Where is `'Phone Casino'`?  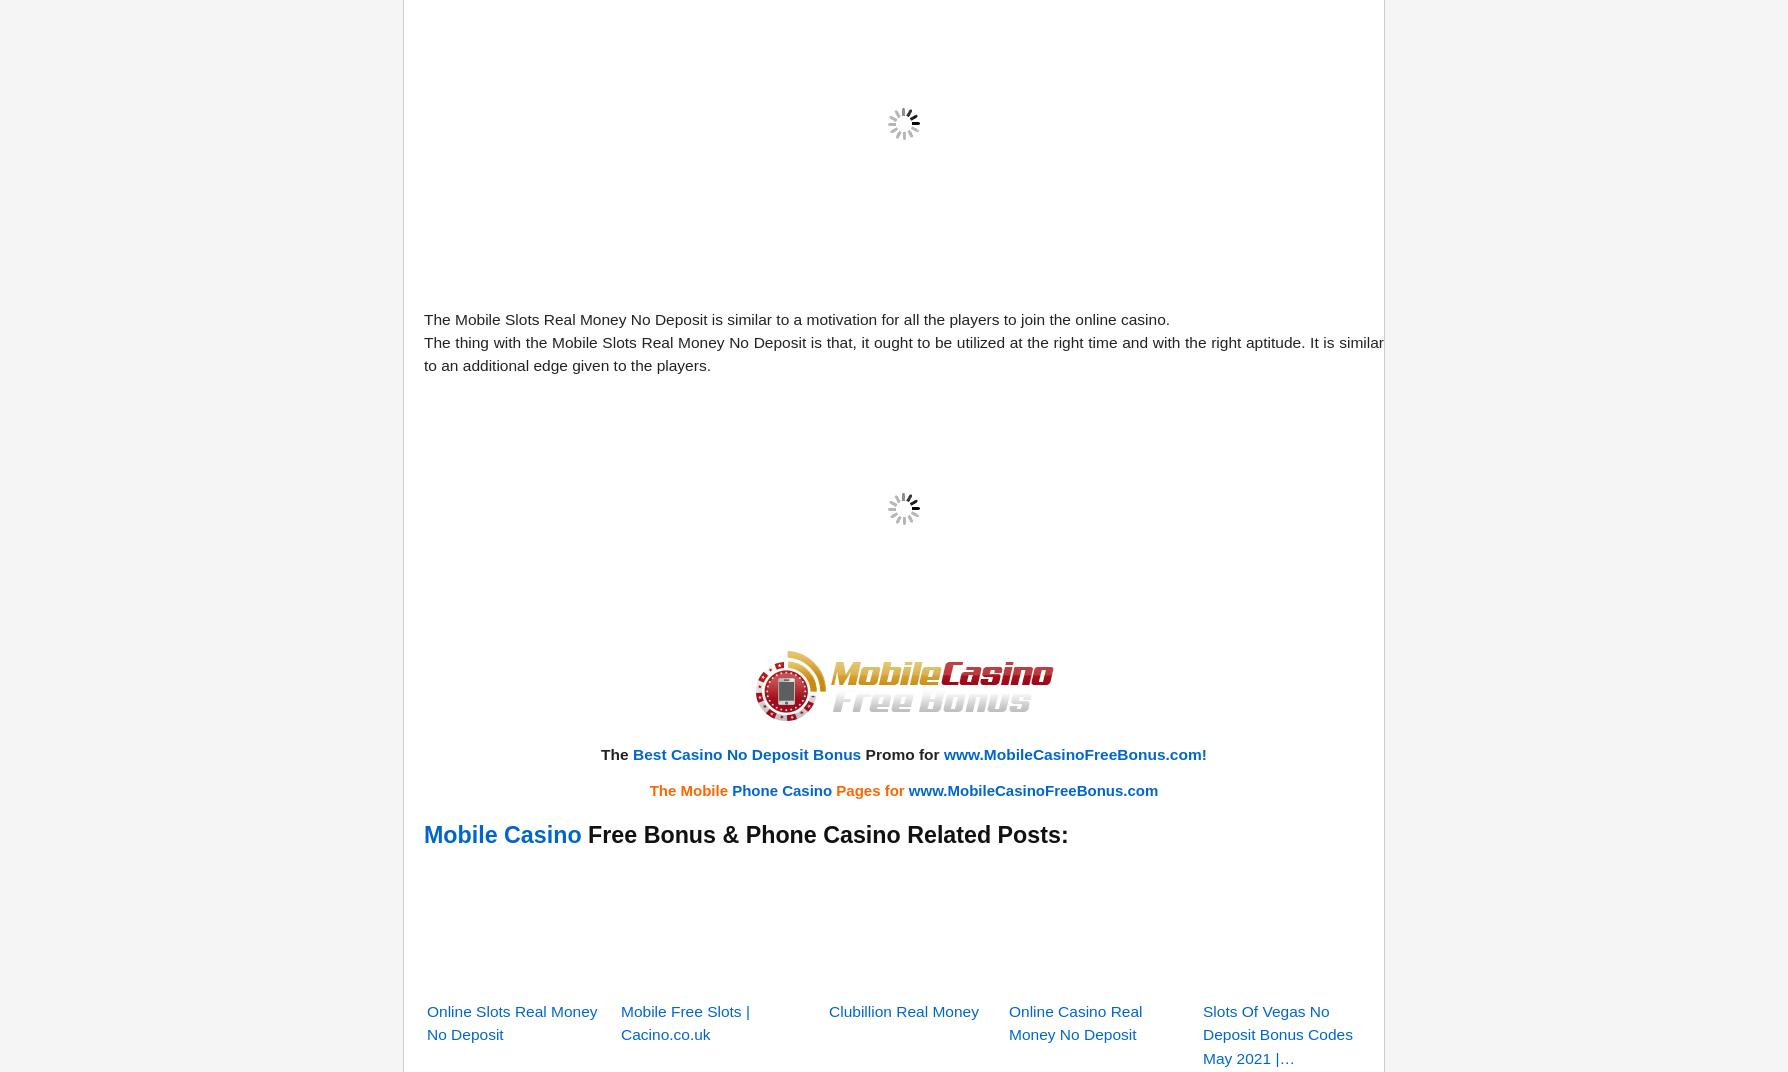
'Phone Casino' is located at coordinates (781, 538).